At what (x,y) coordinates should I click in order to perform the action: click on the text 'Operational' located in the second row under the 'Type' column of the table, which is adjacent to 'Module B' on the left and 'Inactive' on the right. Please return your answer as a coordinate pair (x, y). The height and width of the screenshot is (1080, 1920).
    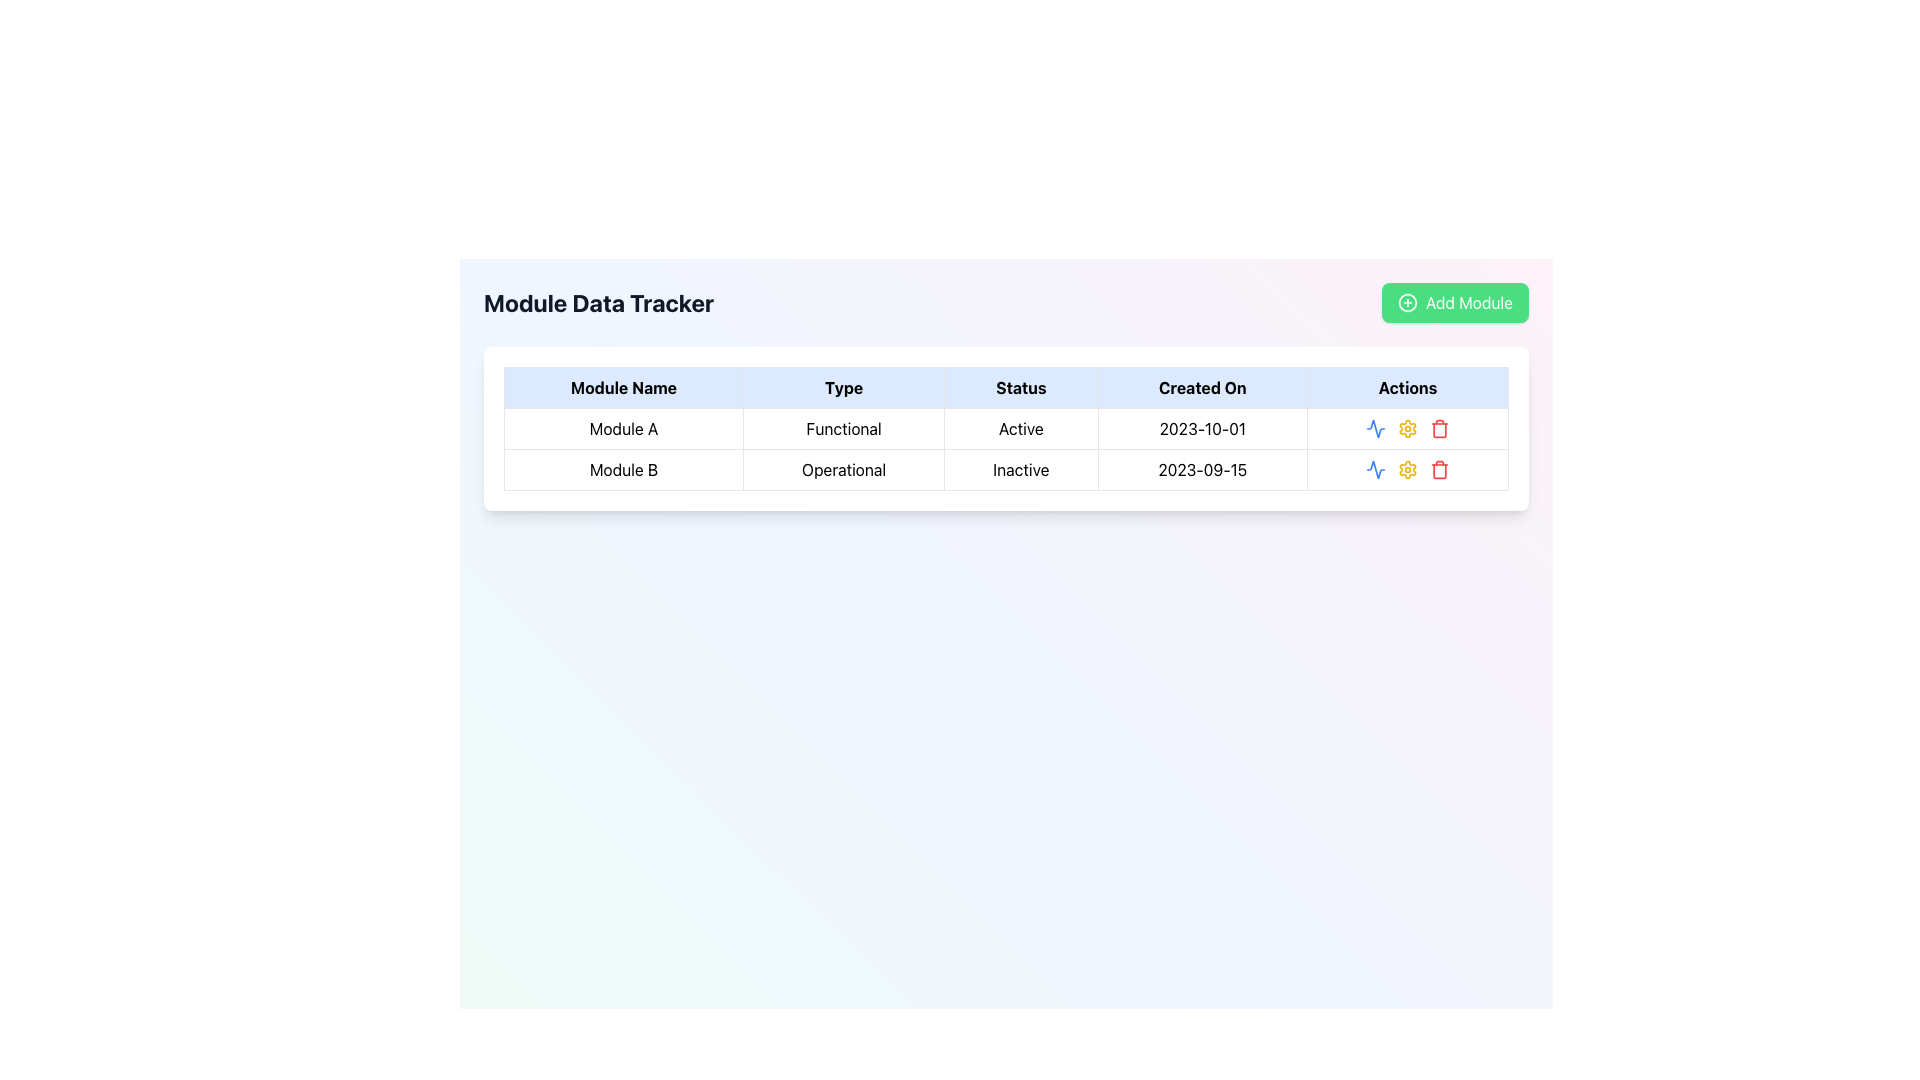
    Looking at the image, I should click on (844, 470).